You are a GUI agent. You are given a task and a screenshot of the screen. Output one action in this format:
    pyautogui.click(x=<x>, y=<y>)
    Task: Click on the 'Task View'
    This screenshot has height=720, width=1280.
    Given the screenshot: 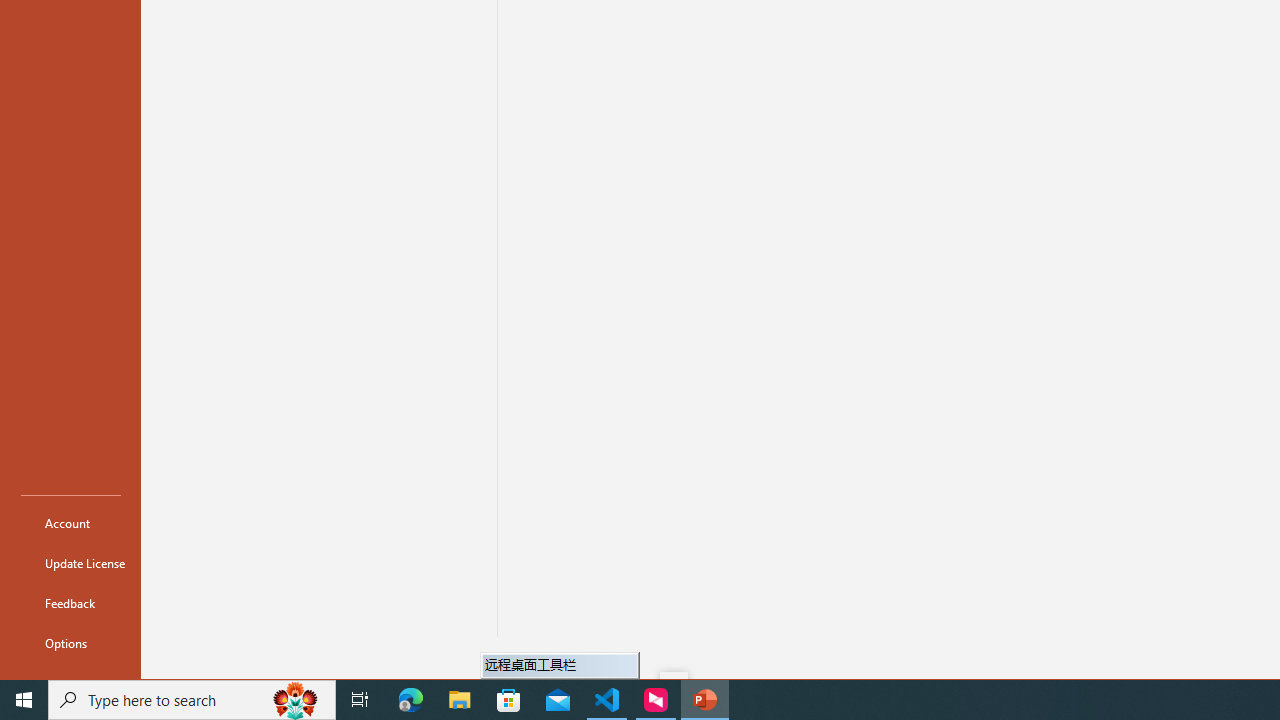 What is the action you would take?
    pyautogui.click(x=359, y=698)
    